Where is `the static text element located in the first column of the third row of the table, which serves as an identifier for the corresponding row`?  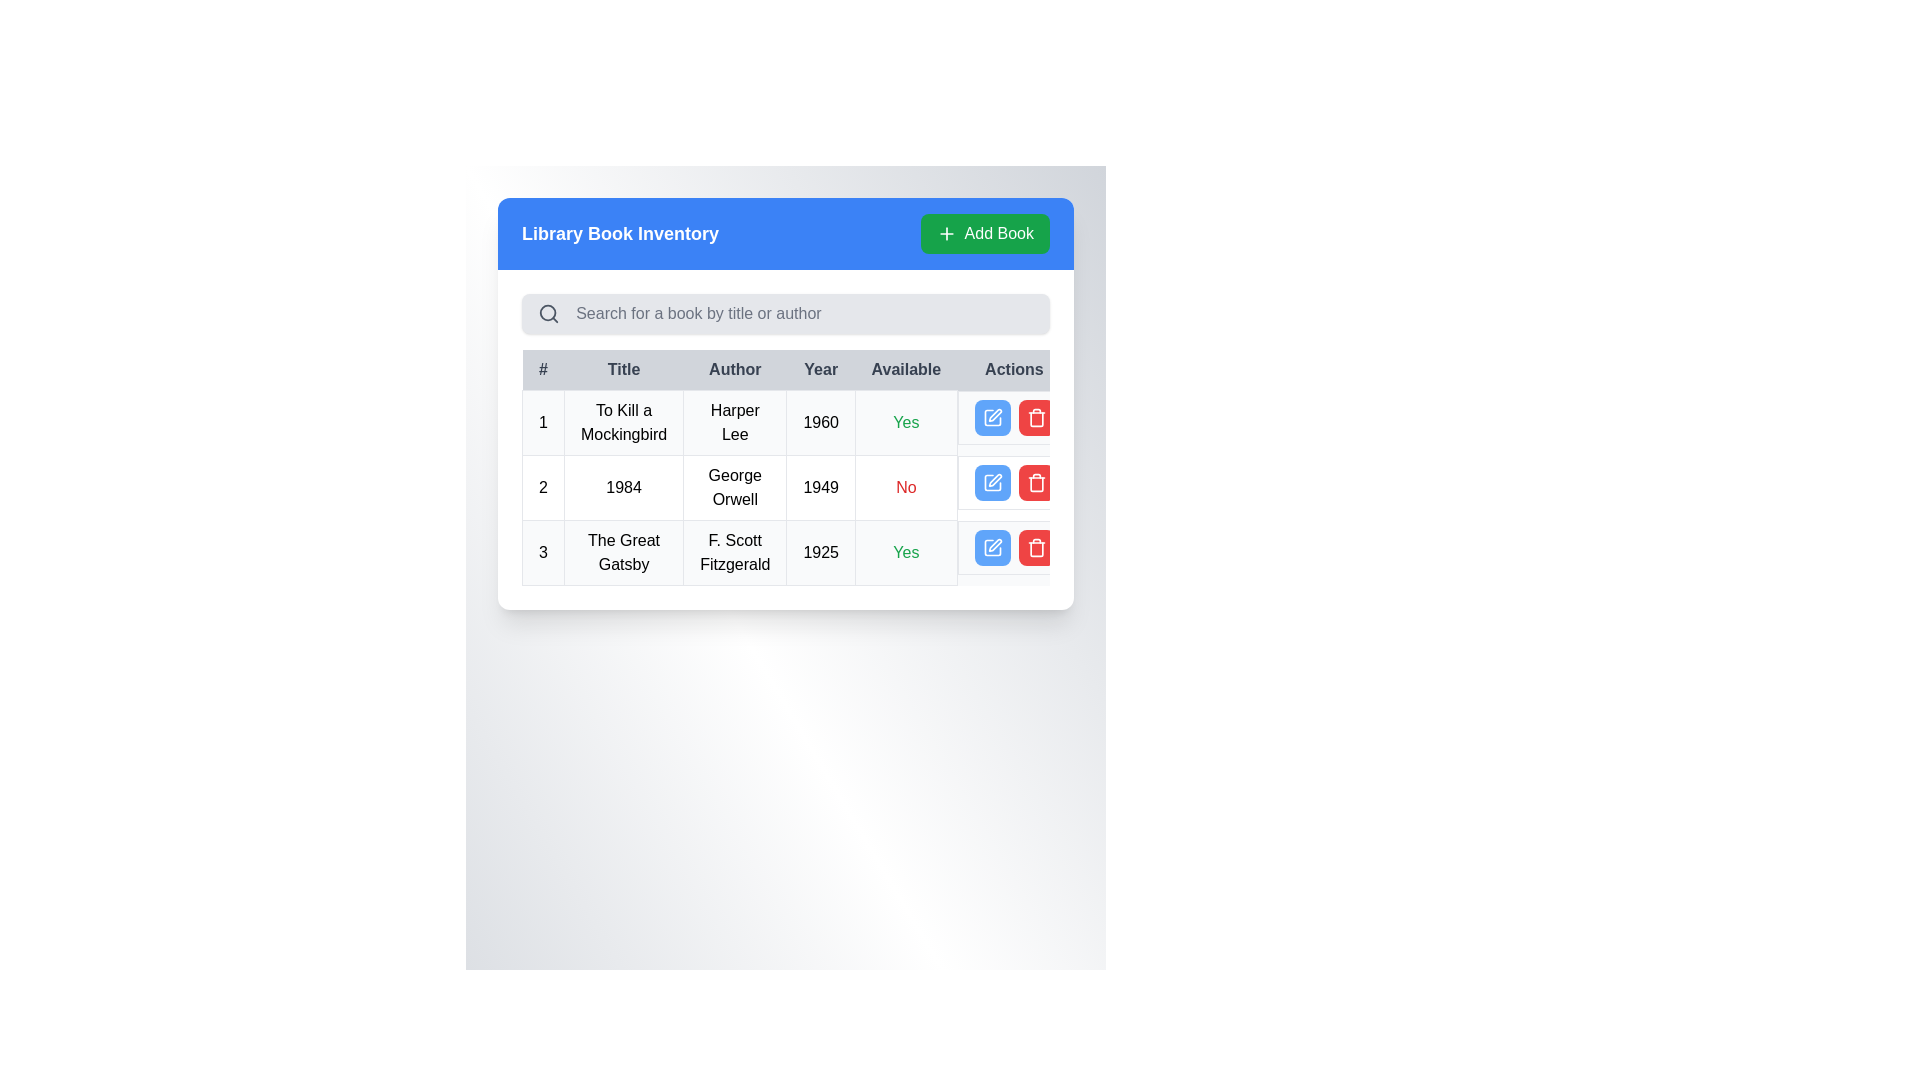 the static text element located in the first column of the third row of the table, which serves as an identifier for the corresponding row is located at coordinates (543, 552).